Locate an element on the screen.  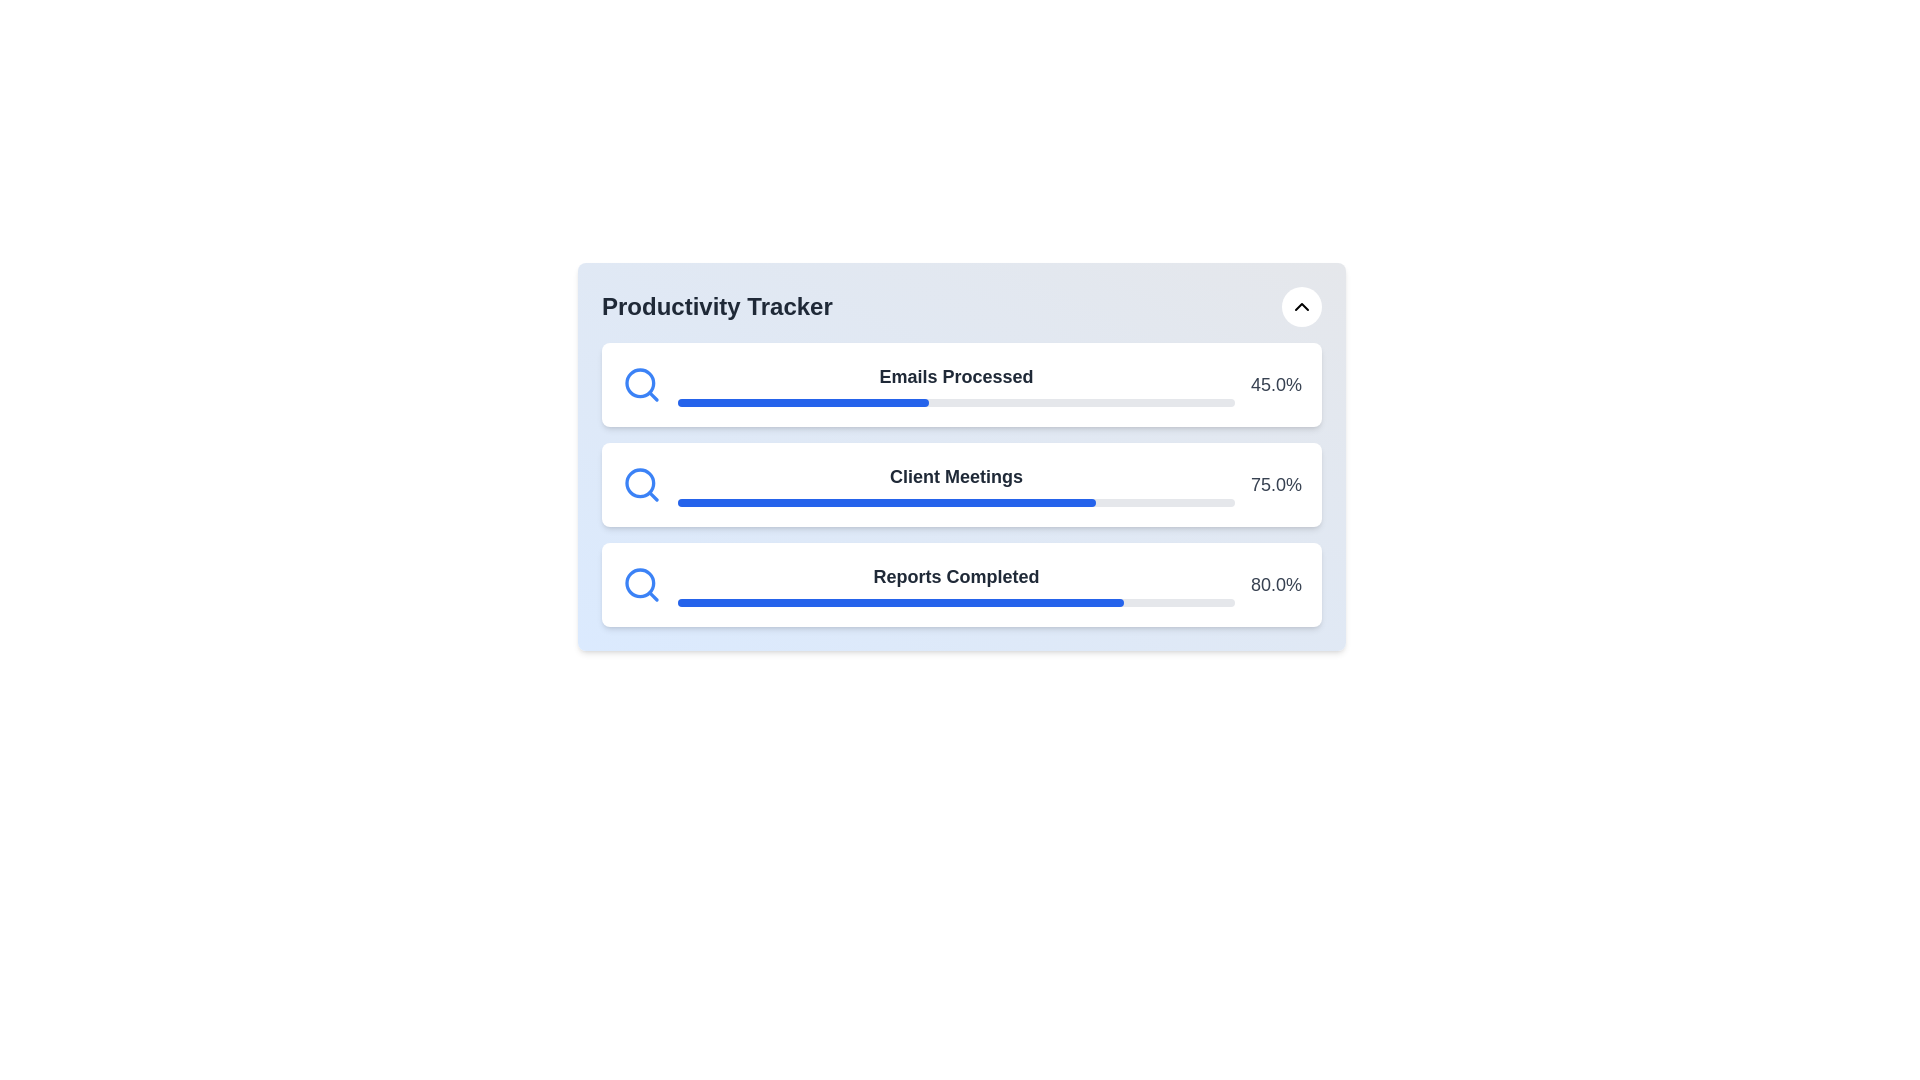
the progress indication value of the horizontal progress bar located beneath the 'Client Meetings' text, which visually represents the task's progress with a blue filled portion is located at coordinates (955, 501).